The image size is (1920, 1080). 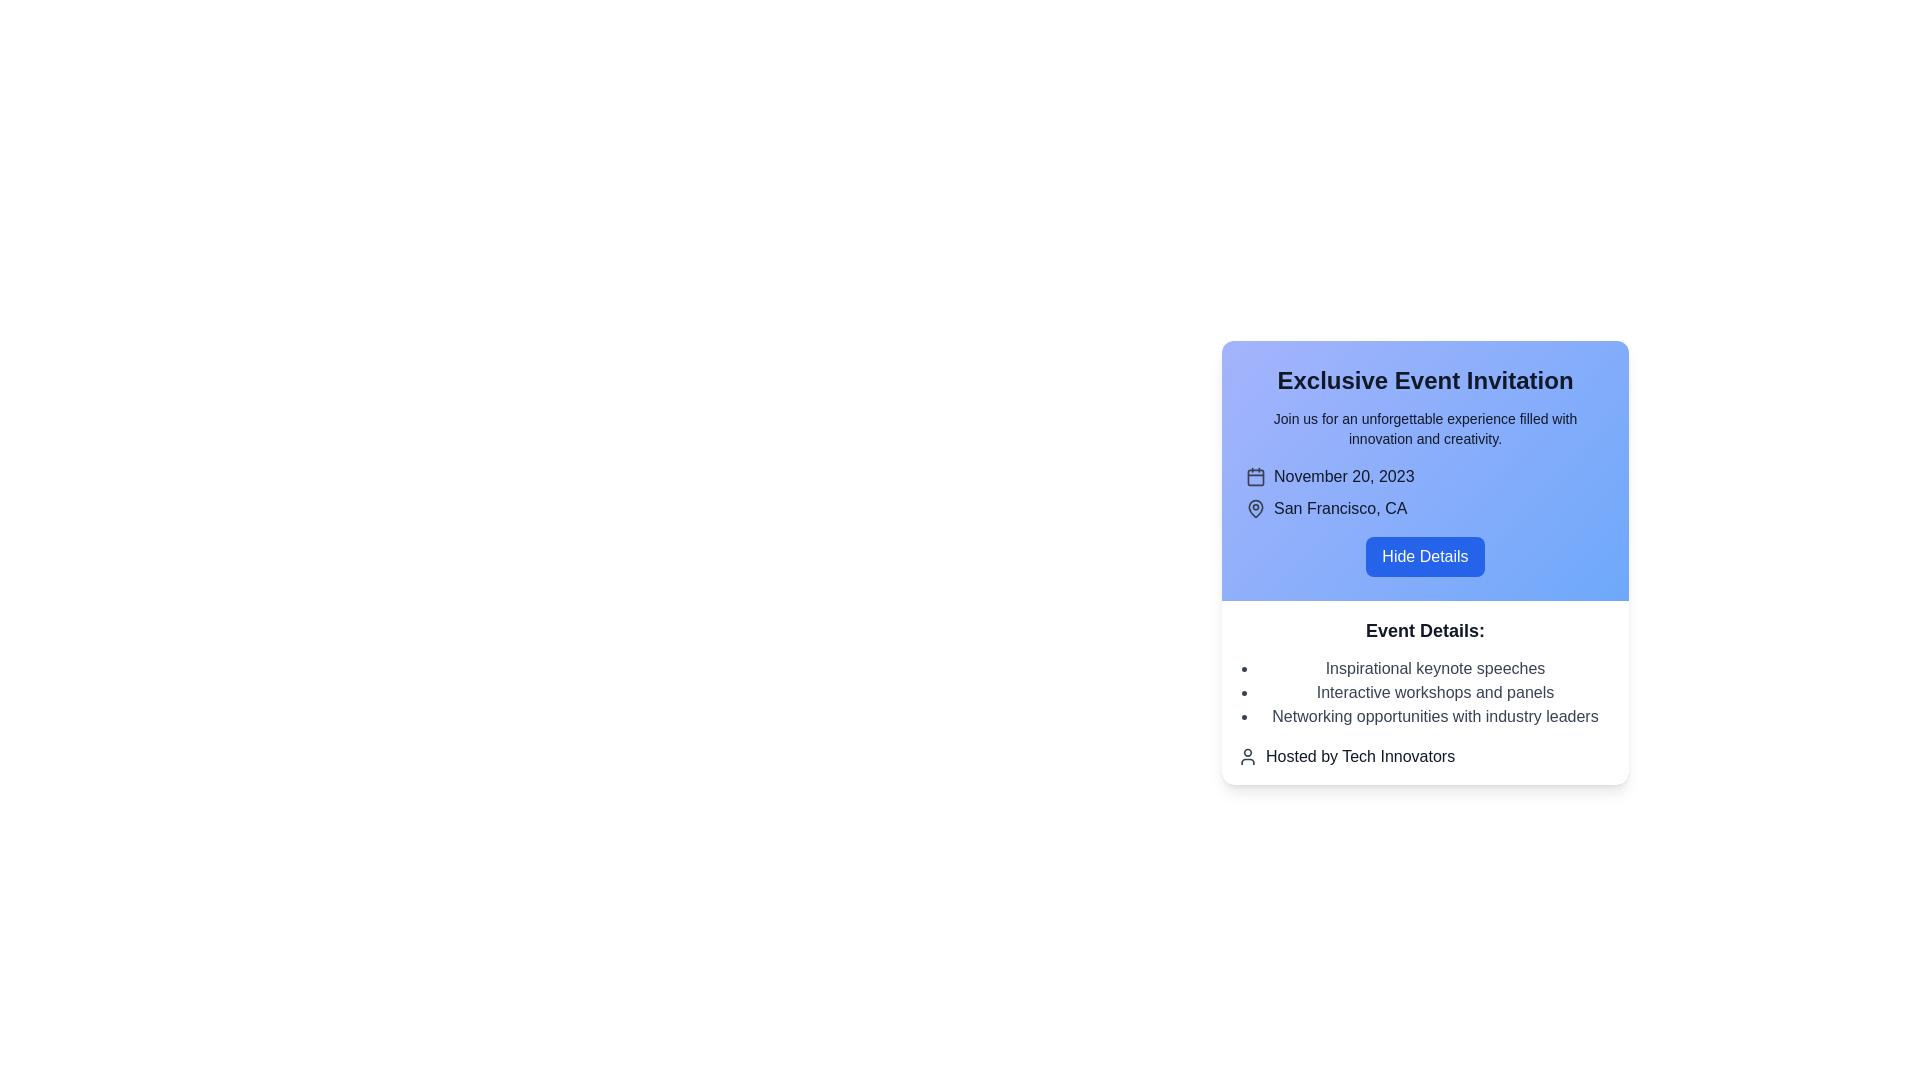 I want to click on text displayed in the list of key features or offerings for the event, which is located below the 'Event Details:' header and above the 'Hosted by Tech Innovators' text, so click(x=1434, y=692).